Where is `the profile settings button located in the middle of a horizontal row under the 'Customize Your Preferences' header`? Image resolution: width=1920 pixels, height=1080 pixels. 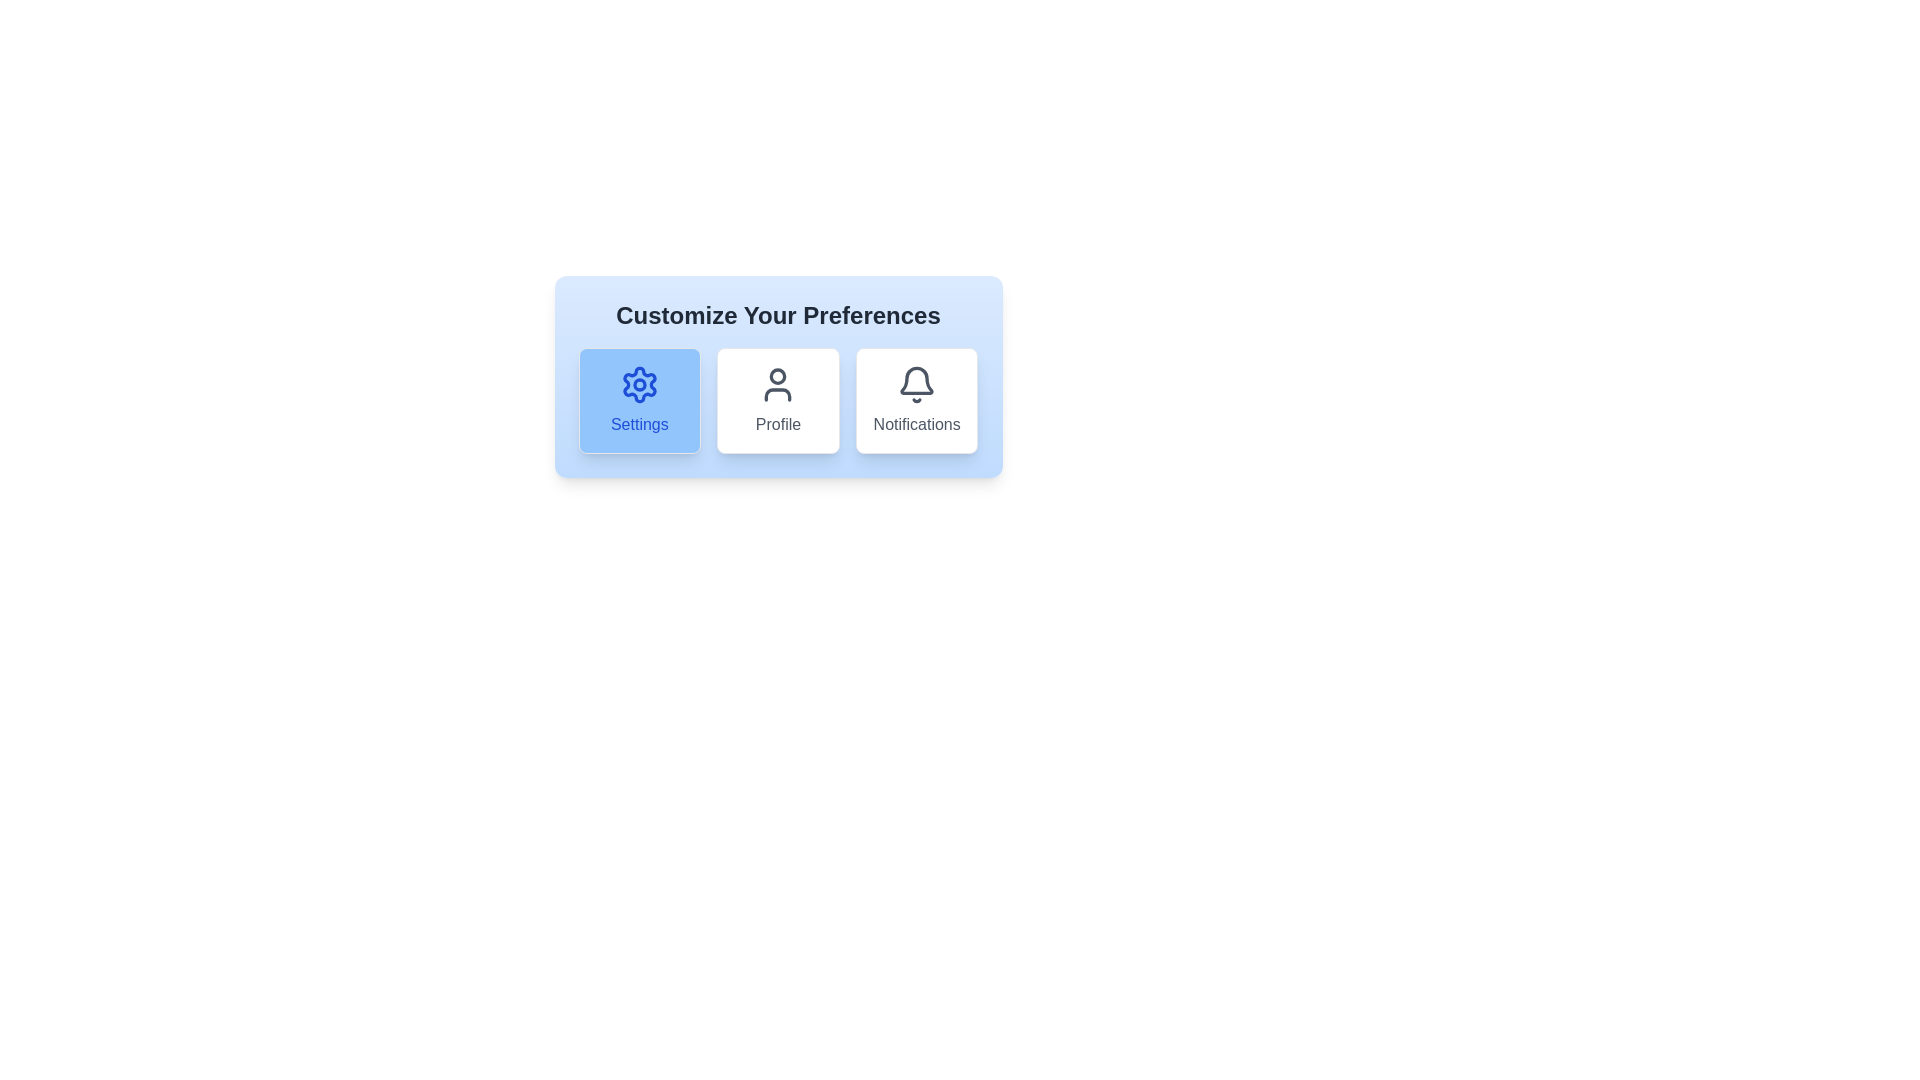
the profile settings button located in the middle of a horizontal row under the 'Customize Your Preferences' header is located at coordinates (777, 401).